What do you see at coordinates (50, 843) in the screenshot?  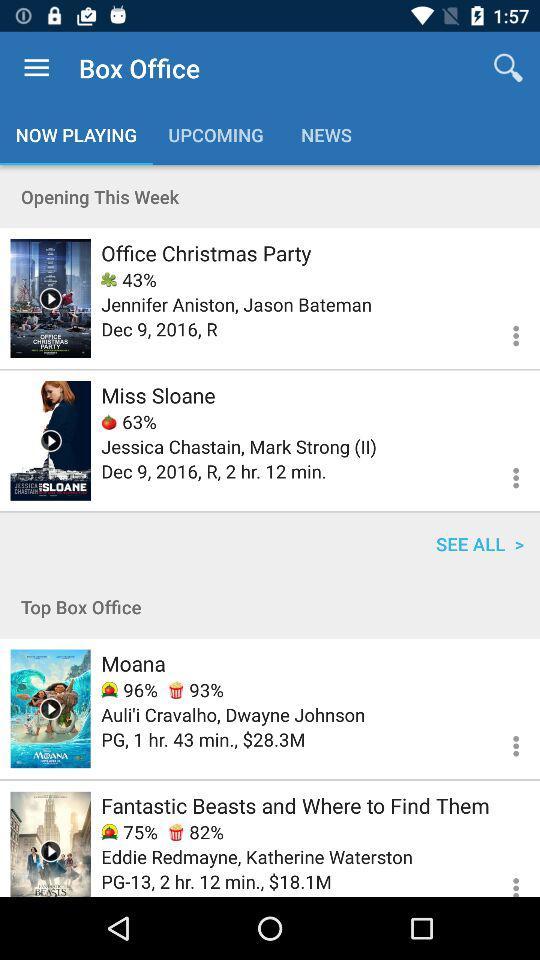 I see `check out this movie` at bounding box center [50, 843].